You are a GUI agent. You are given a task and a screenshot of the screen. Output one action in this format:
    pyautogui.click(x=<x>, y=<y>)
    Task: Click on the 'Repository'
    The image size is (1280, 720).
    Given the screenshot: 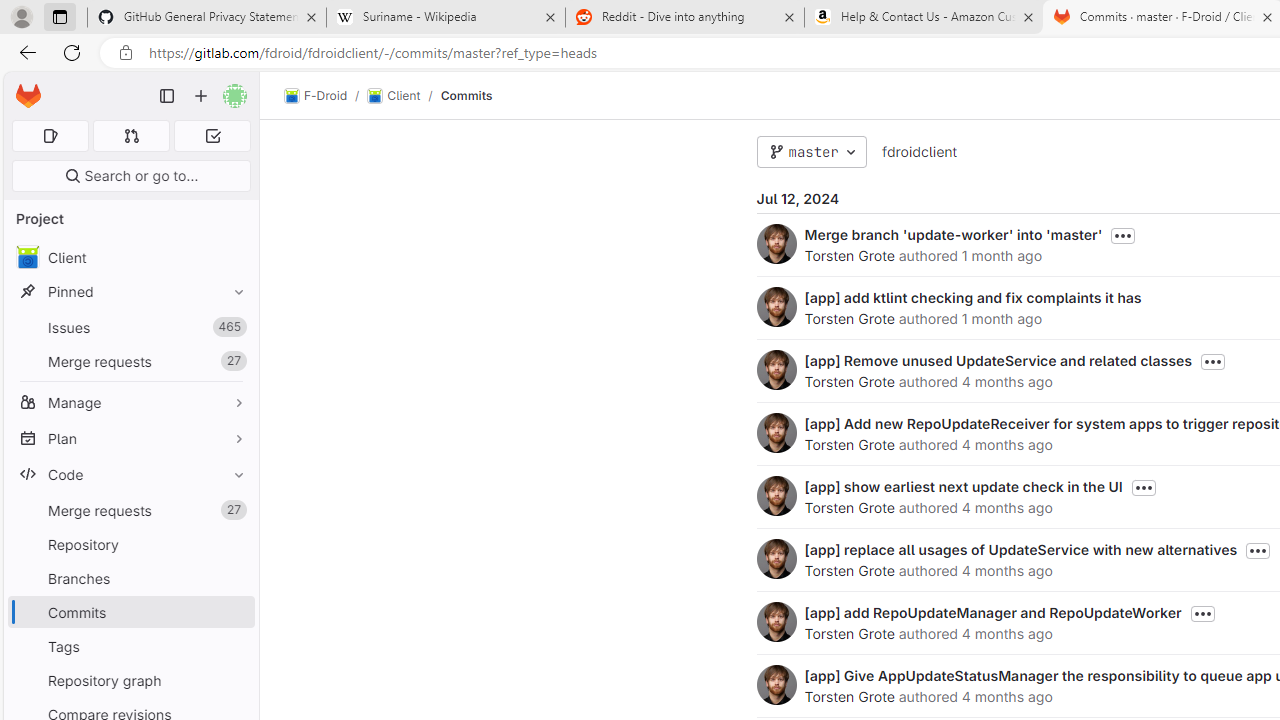 What is the action you would take?
    pyautogui.click(x=130, y=544)
    